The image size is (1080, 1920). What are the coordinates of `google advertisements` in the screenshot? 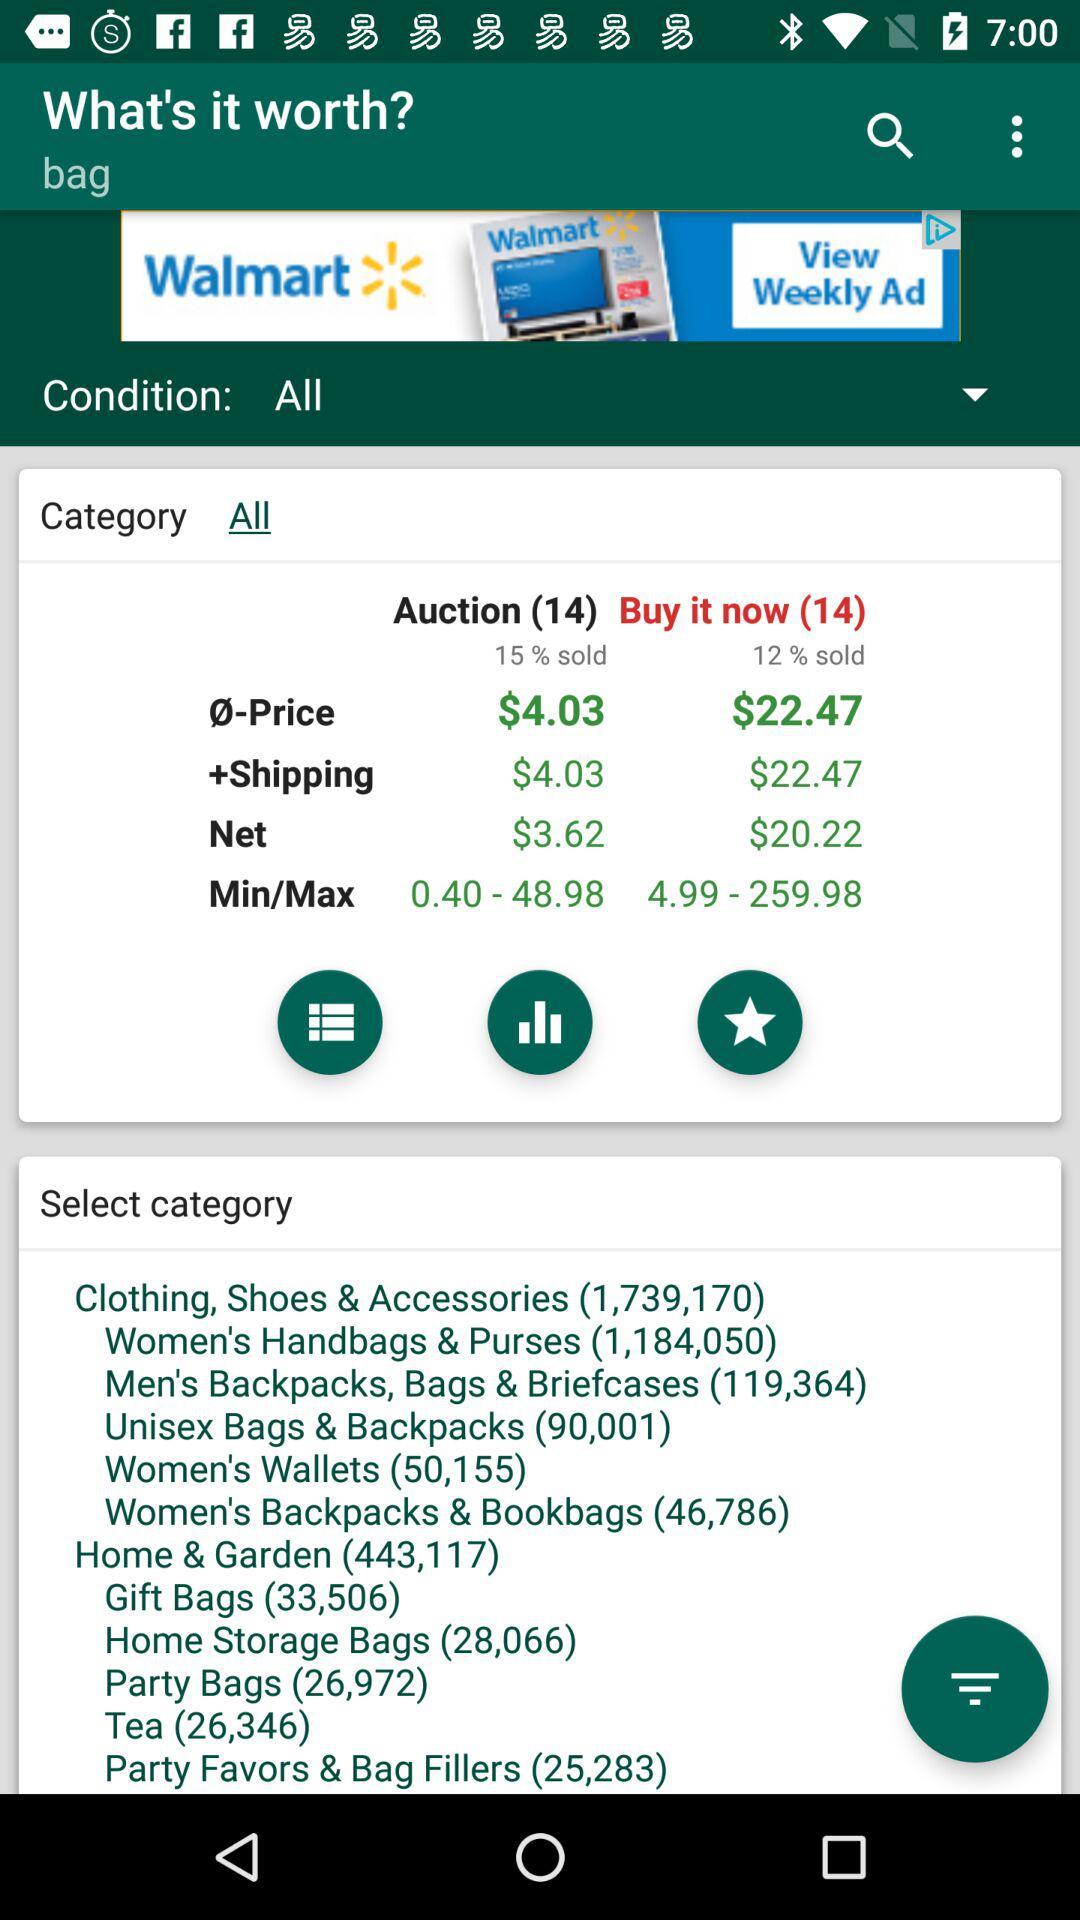 It's located at (540, 274).